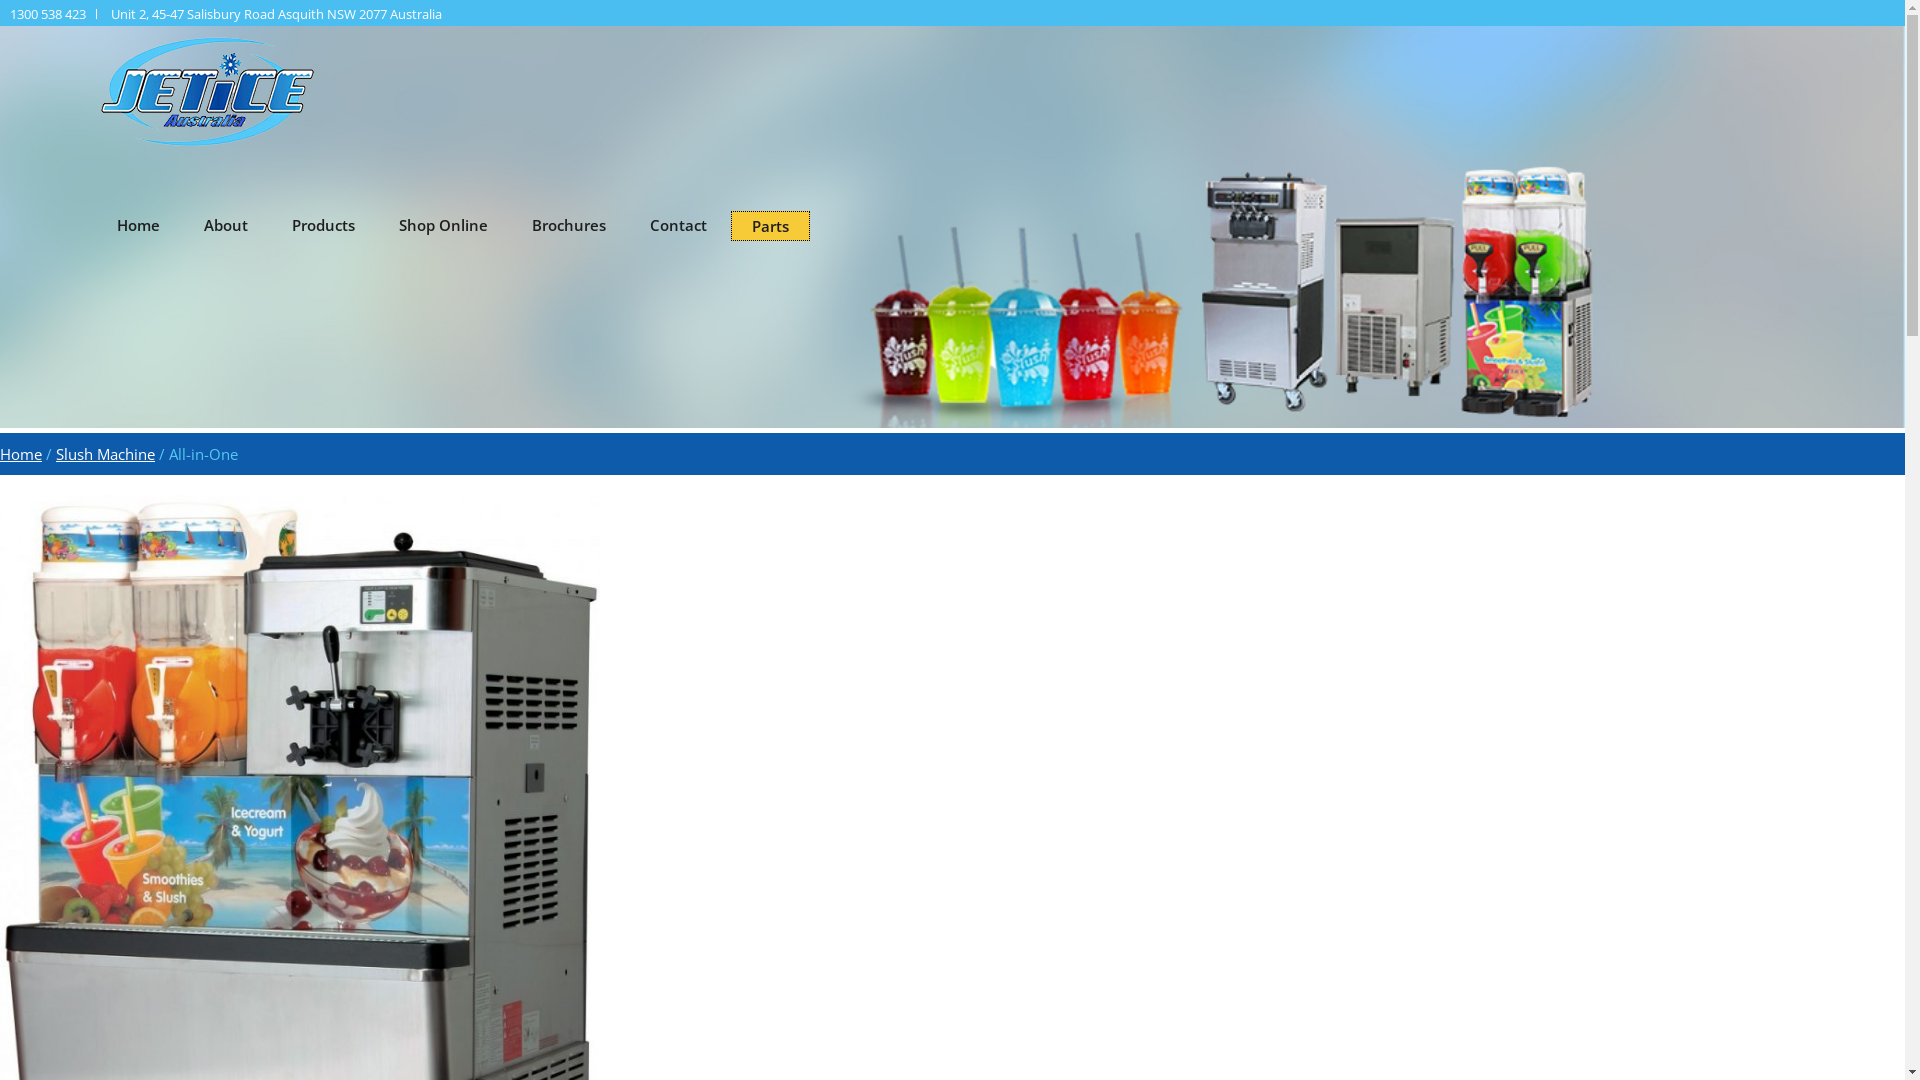 This screenshot has height=1080, width=1920. What do you see at coordinates (271, 224) in the screenshot?
I see `'Products'` at bounding box center [271, 224].